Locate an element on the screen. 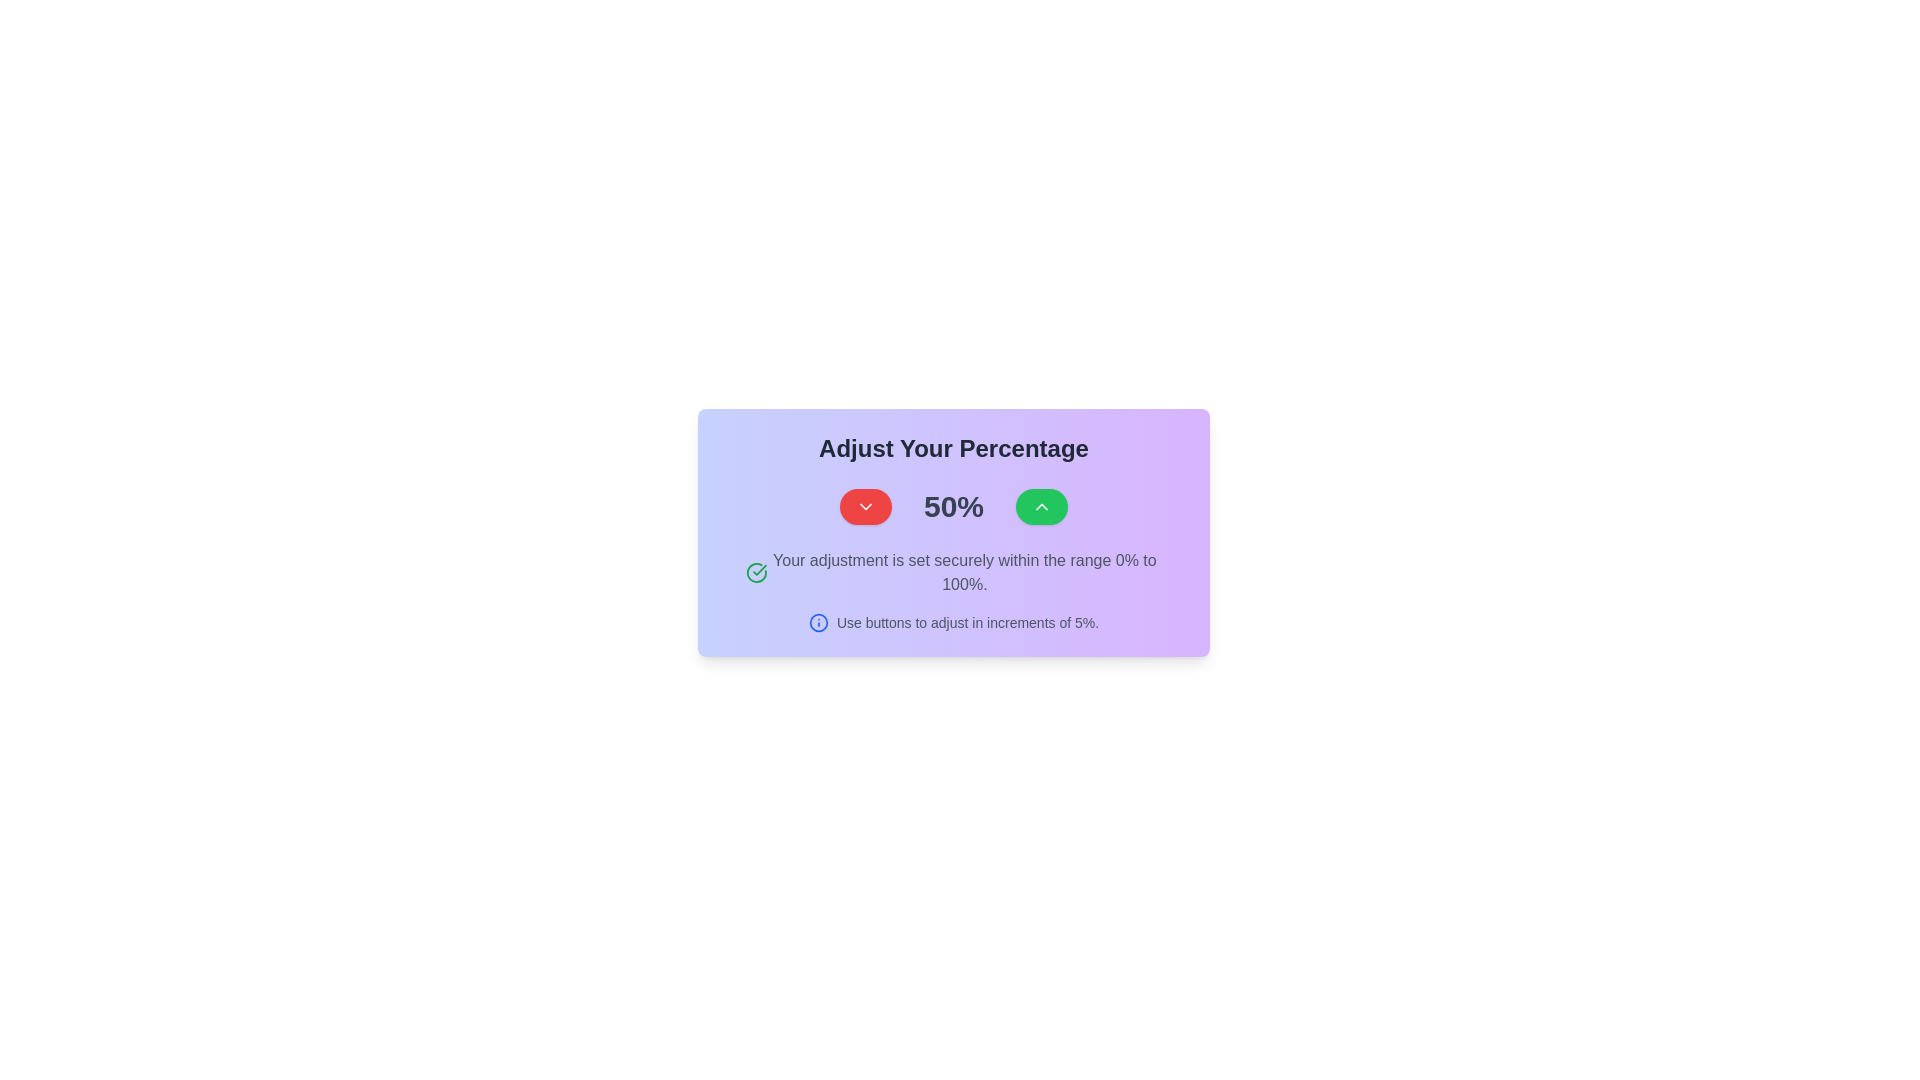 The width and height of the screenshot is (1920, 1080). the static text label displaying the message 'Your adjustment is set securely within the range 0% to 100%.' which is styled in gray and located beneath the numeric display and adjustment buttons is located at coordinates (964, 573).